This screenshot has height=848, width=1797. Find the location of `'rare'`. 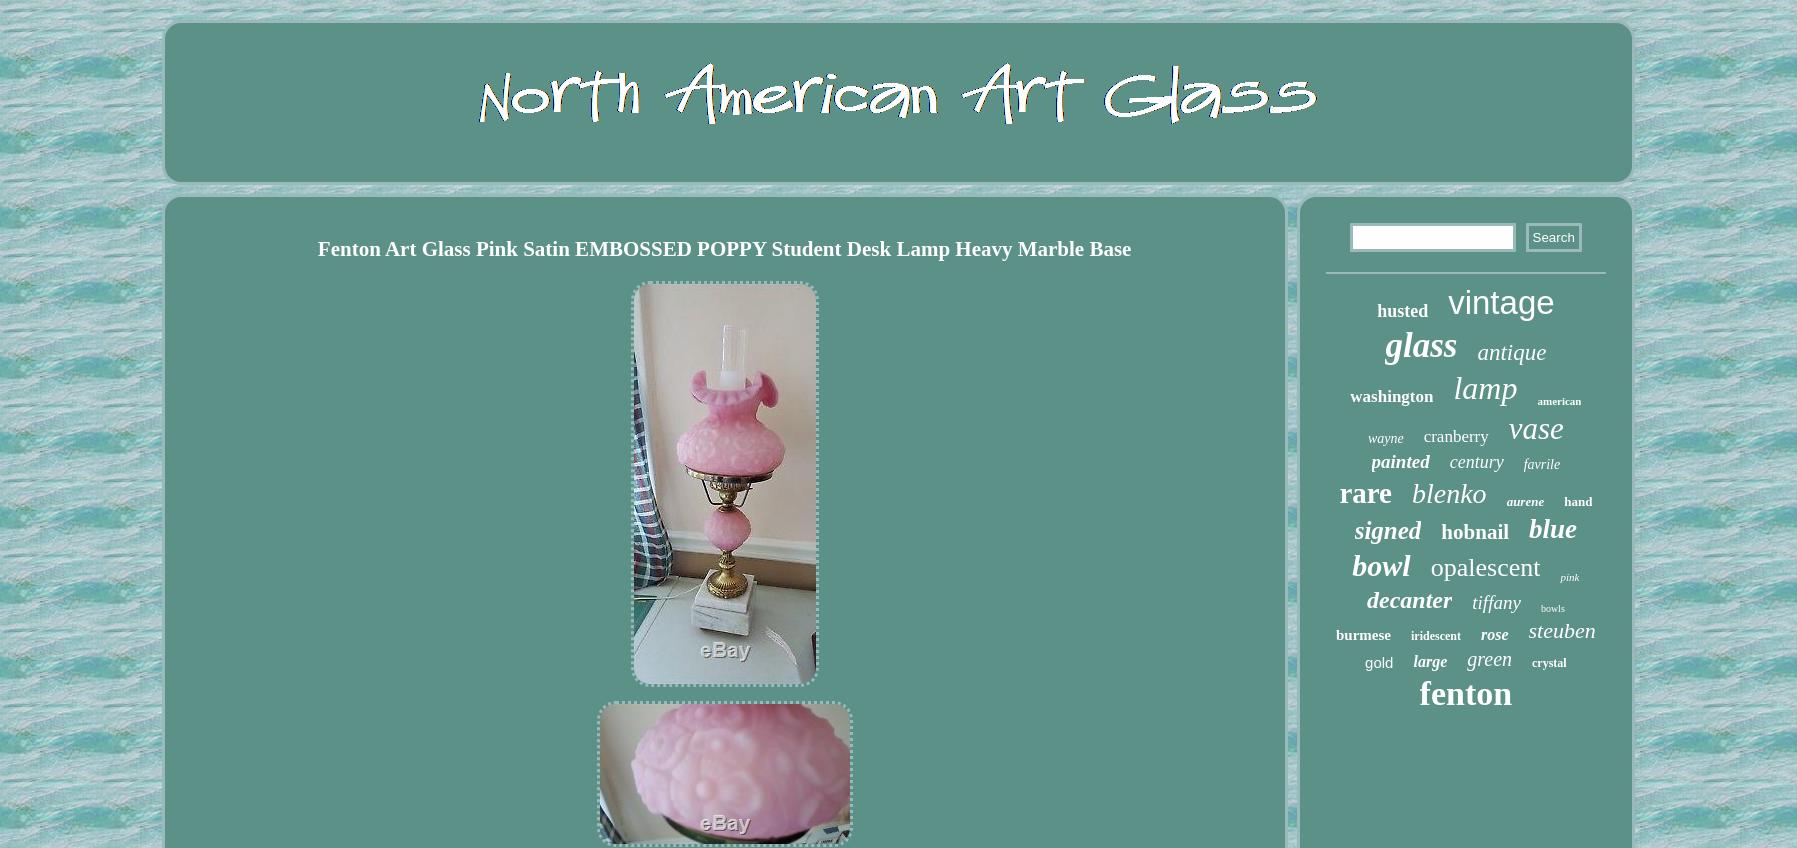

'rare' is located at coordinates (1365, 493).